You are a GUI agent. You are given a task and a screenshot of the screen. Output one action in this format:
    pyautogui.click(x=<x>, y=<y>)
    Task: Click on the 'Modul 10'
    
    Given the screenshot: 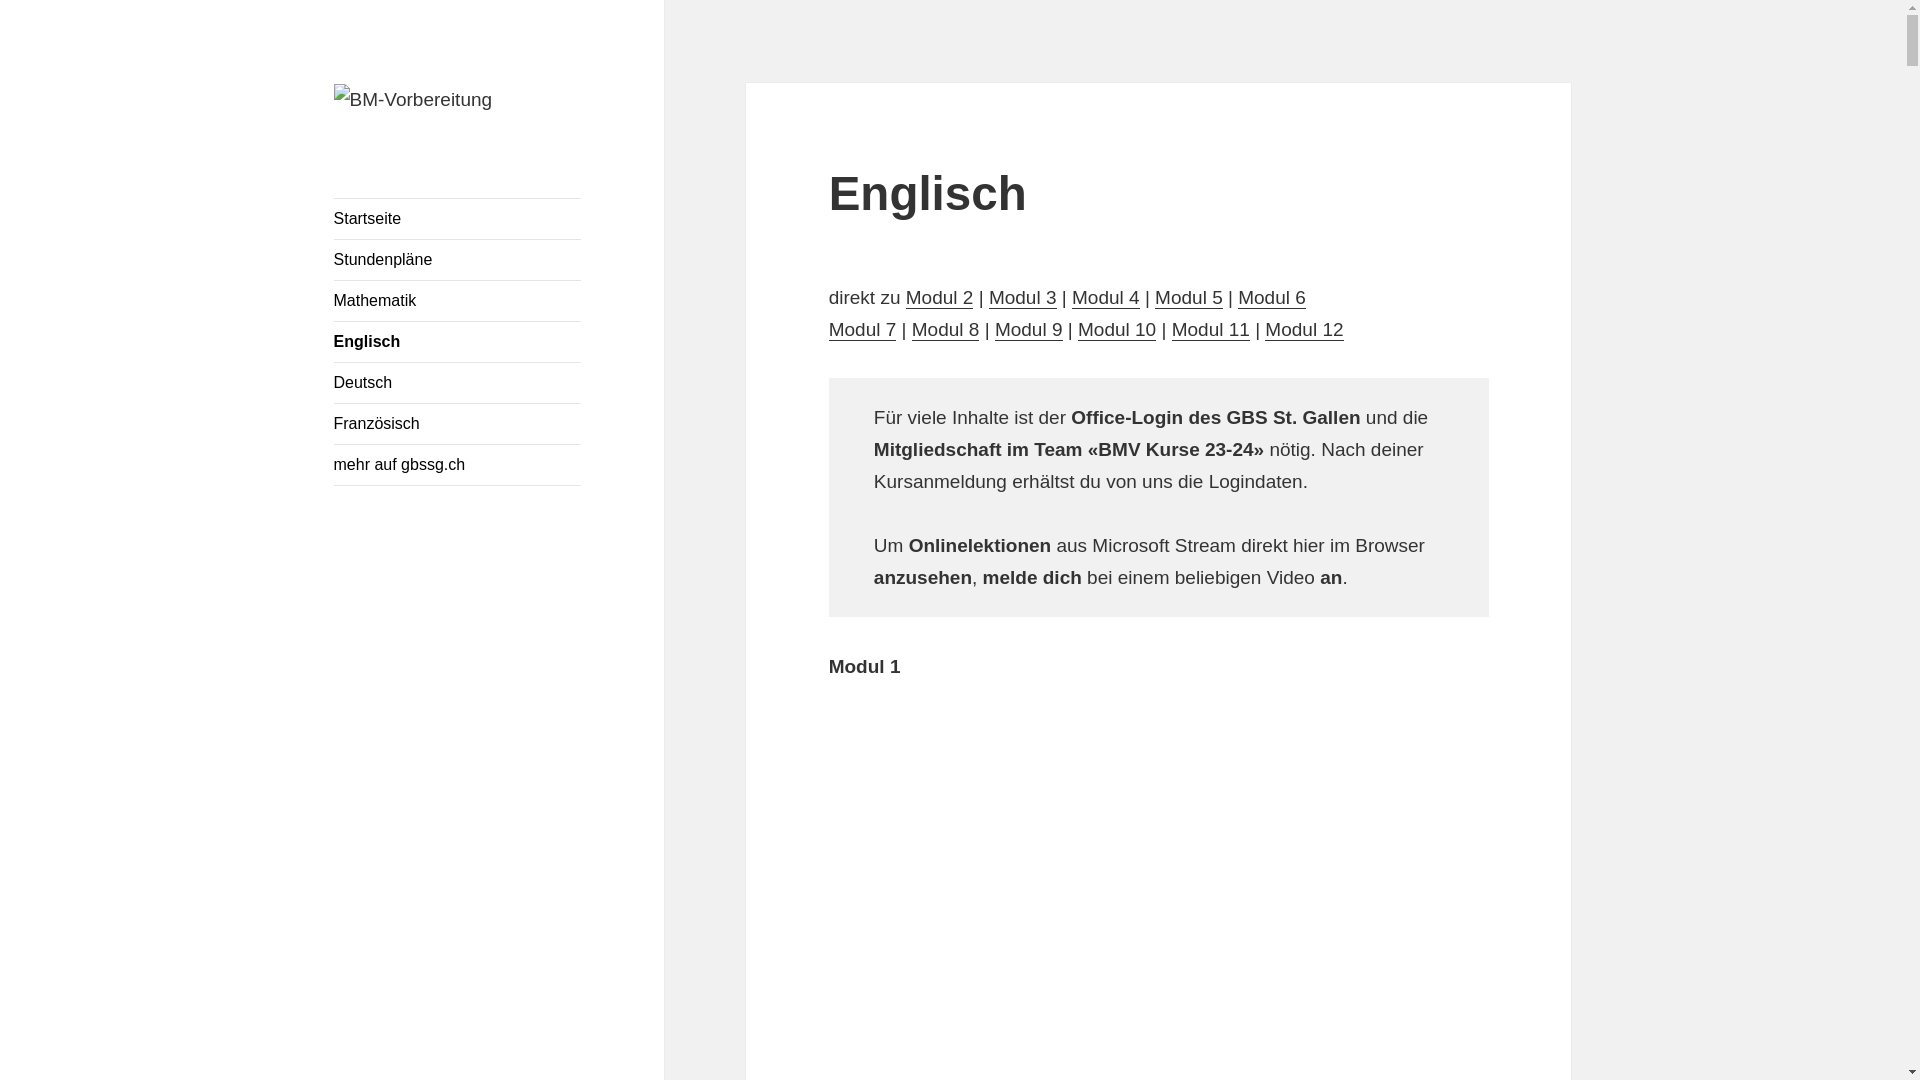 What is the action you would take?
    pyautogui.click(x=1116, y=329)
    